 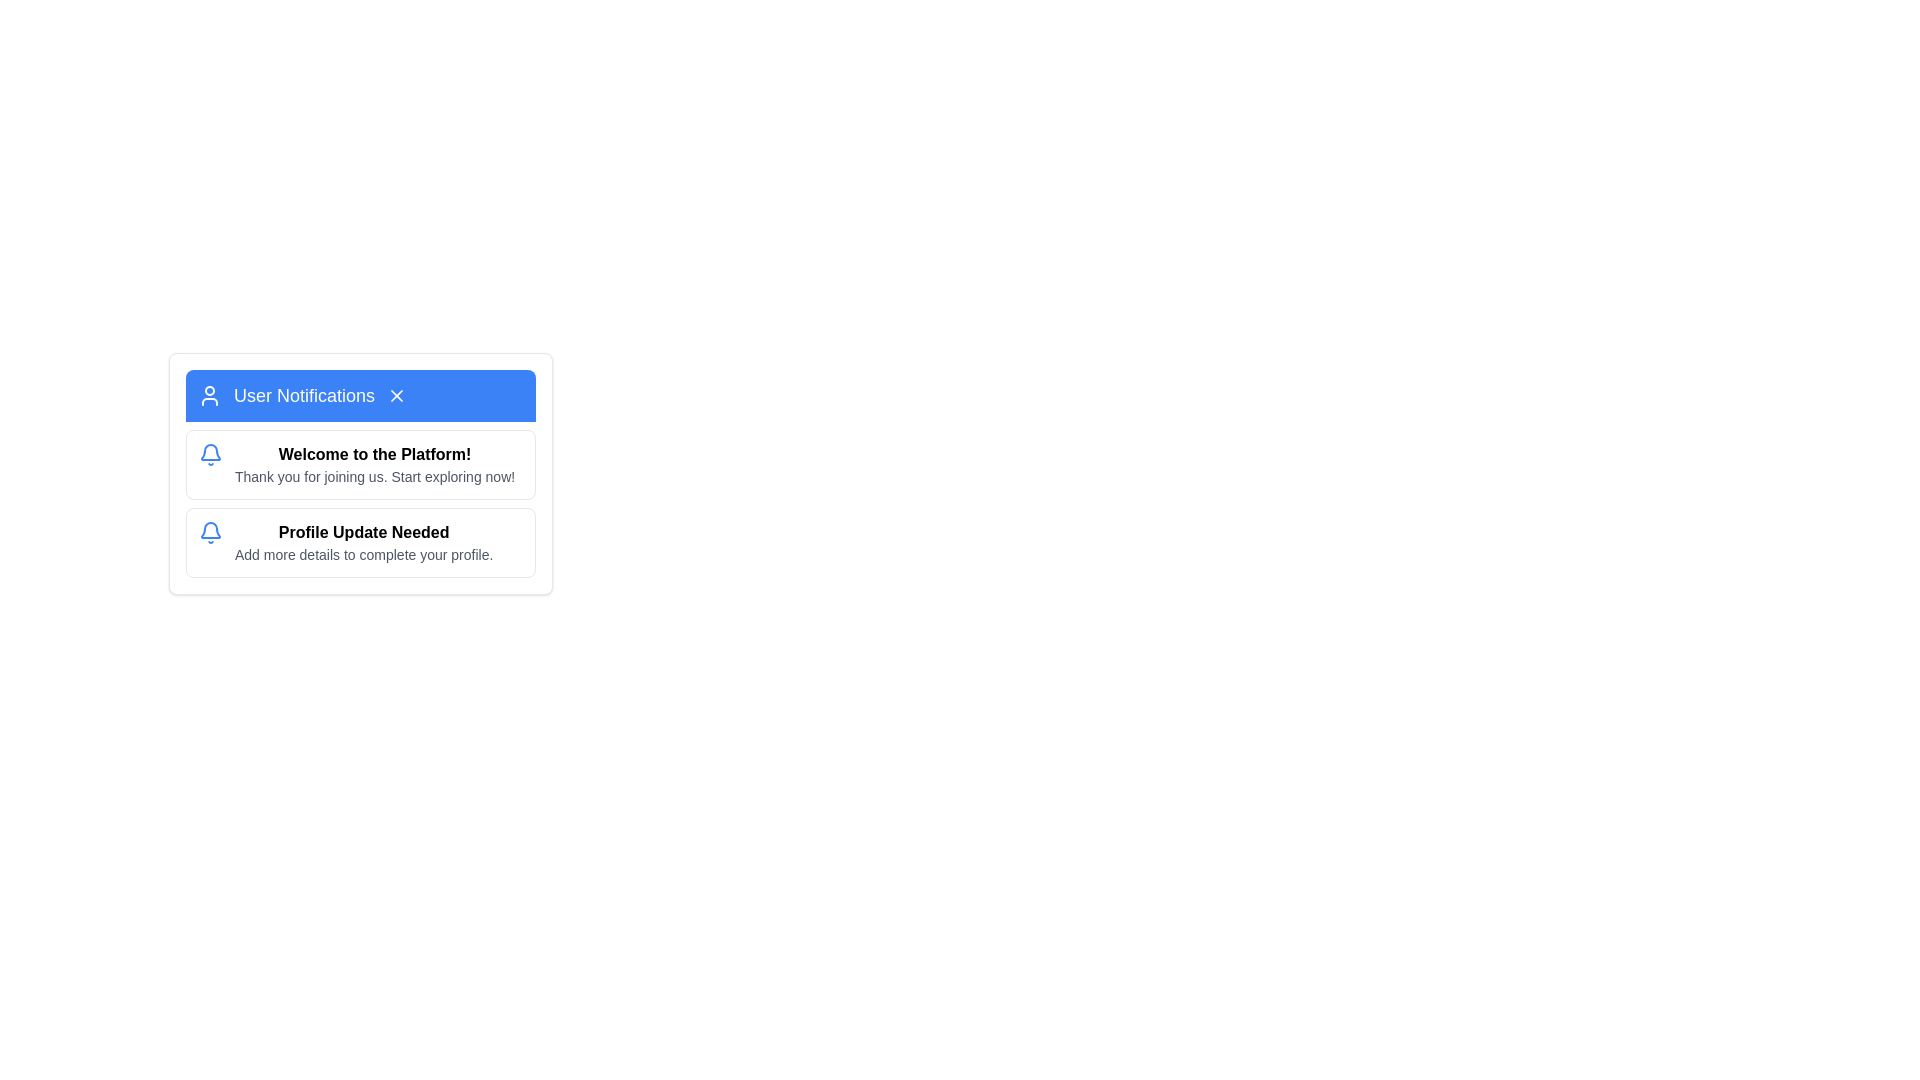 What do you see at coordinates (375, 465) in the screenshot?
I see `text displayed in the notification component that says 'Welcome to the Platform!' and 'Thank you for joining us. Start exploring now!'. This text is found within the first notification entry of the bordered and rounded notification panel` at bounding box center [375, 465].